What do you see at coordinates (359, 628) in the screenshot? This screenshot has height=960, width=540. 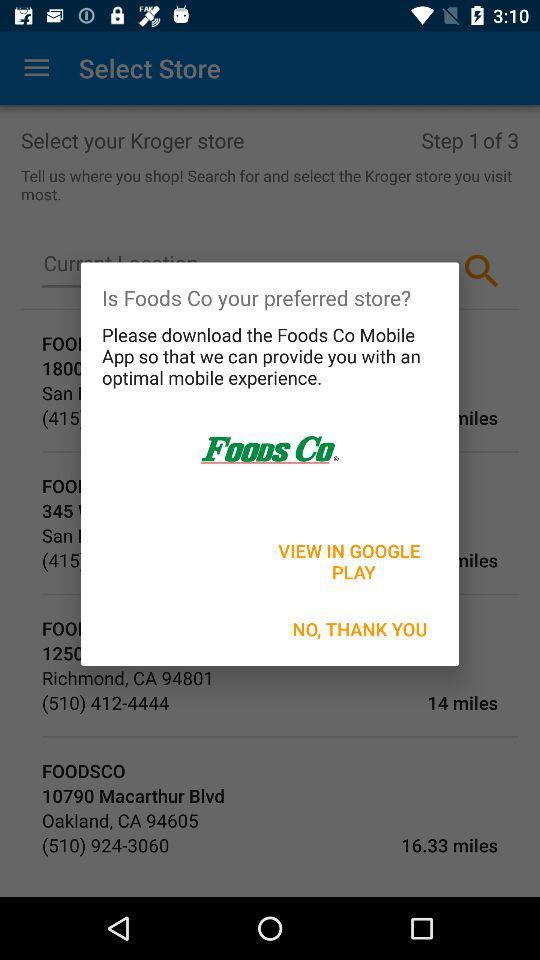 I see `item below view in google icon` at bounding box center [359, 628].